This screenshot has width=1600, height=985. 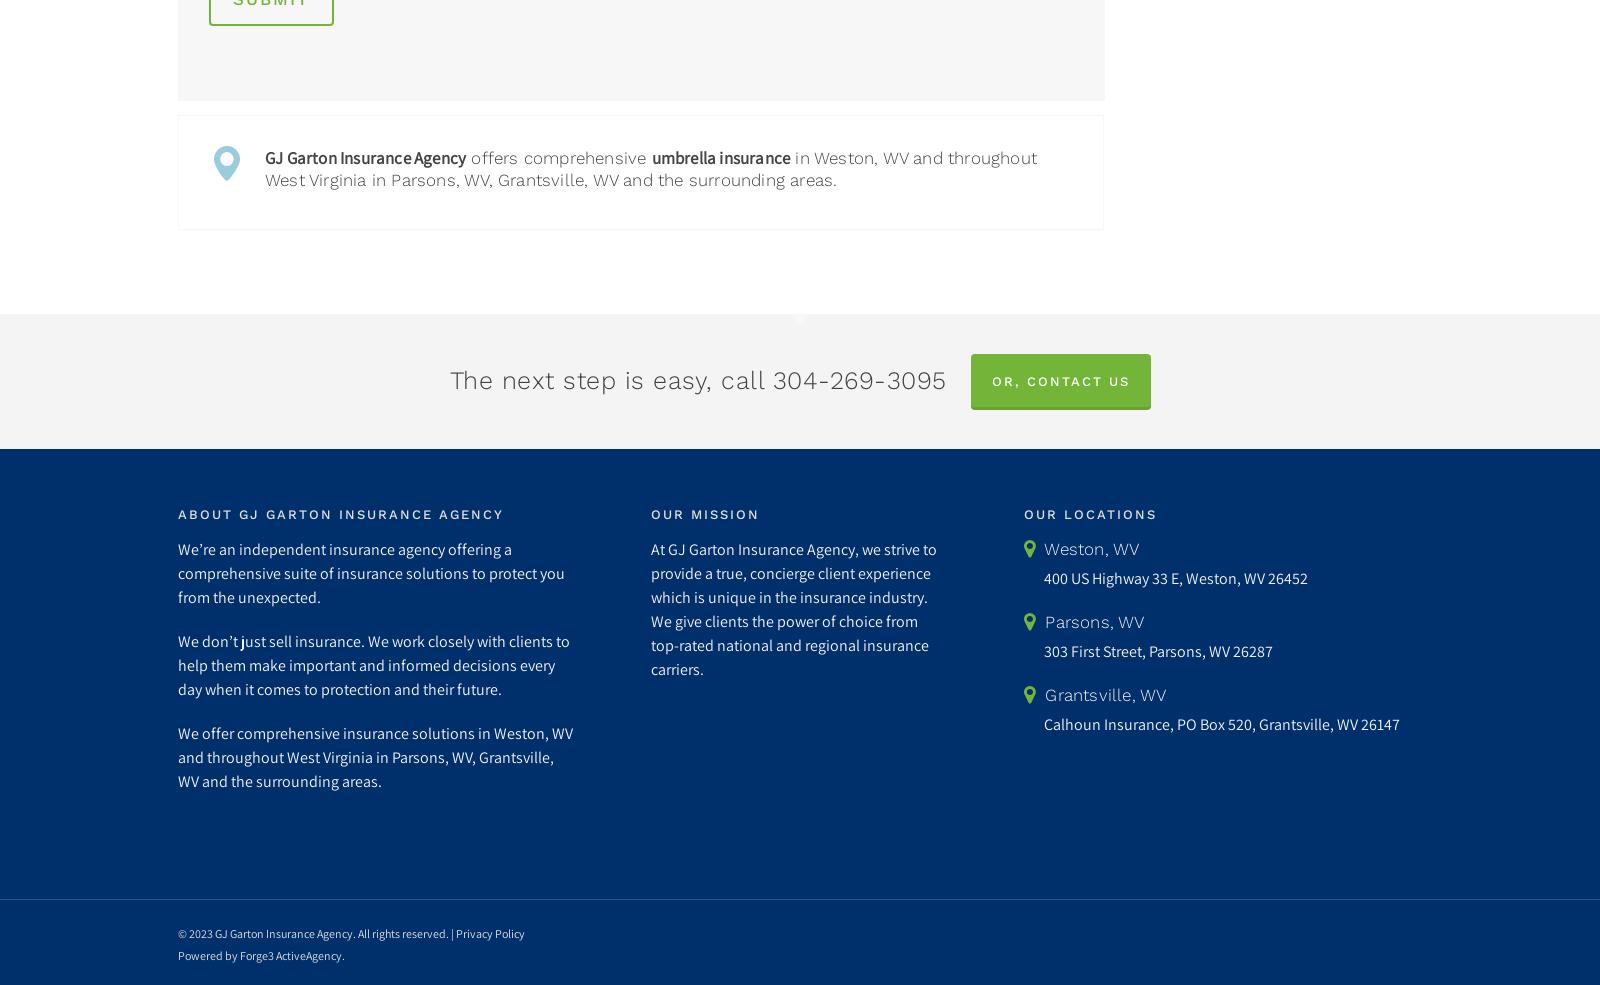 I want to click on 'Our Mission', so click(x=704, y=514).